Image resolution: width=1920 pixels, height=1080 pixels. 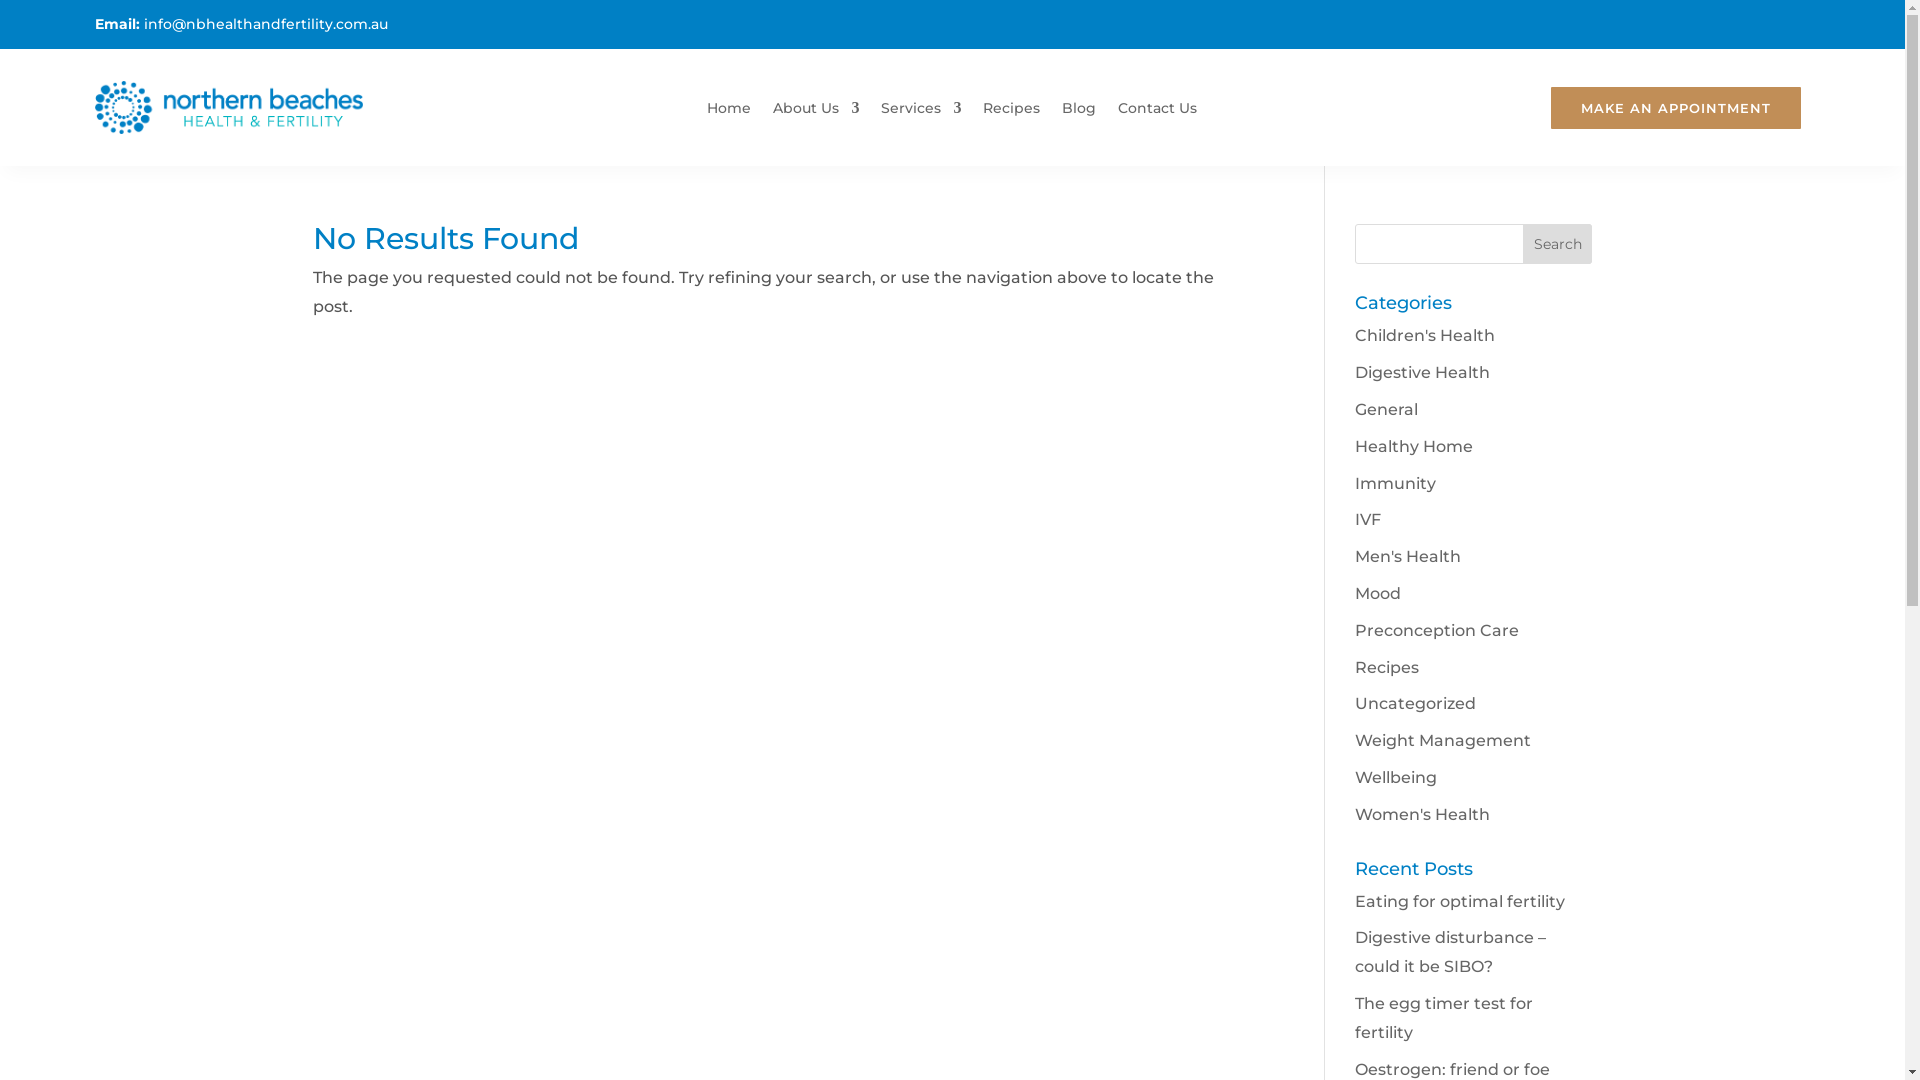 I want to click on 'Uncategorized', so click(x=1354, y=702).